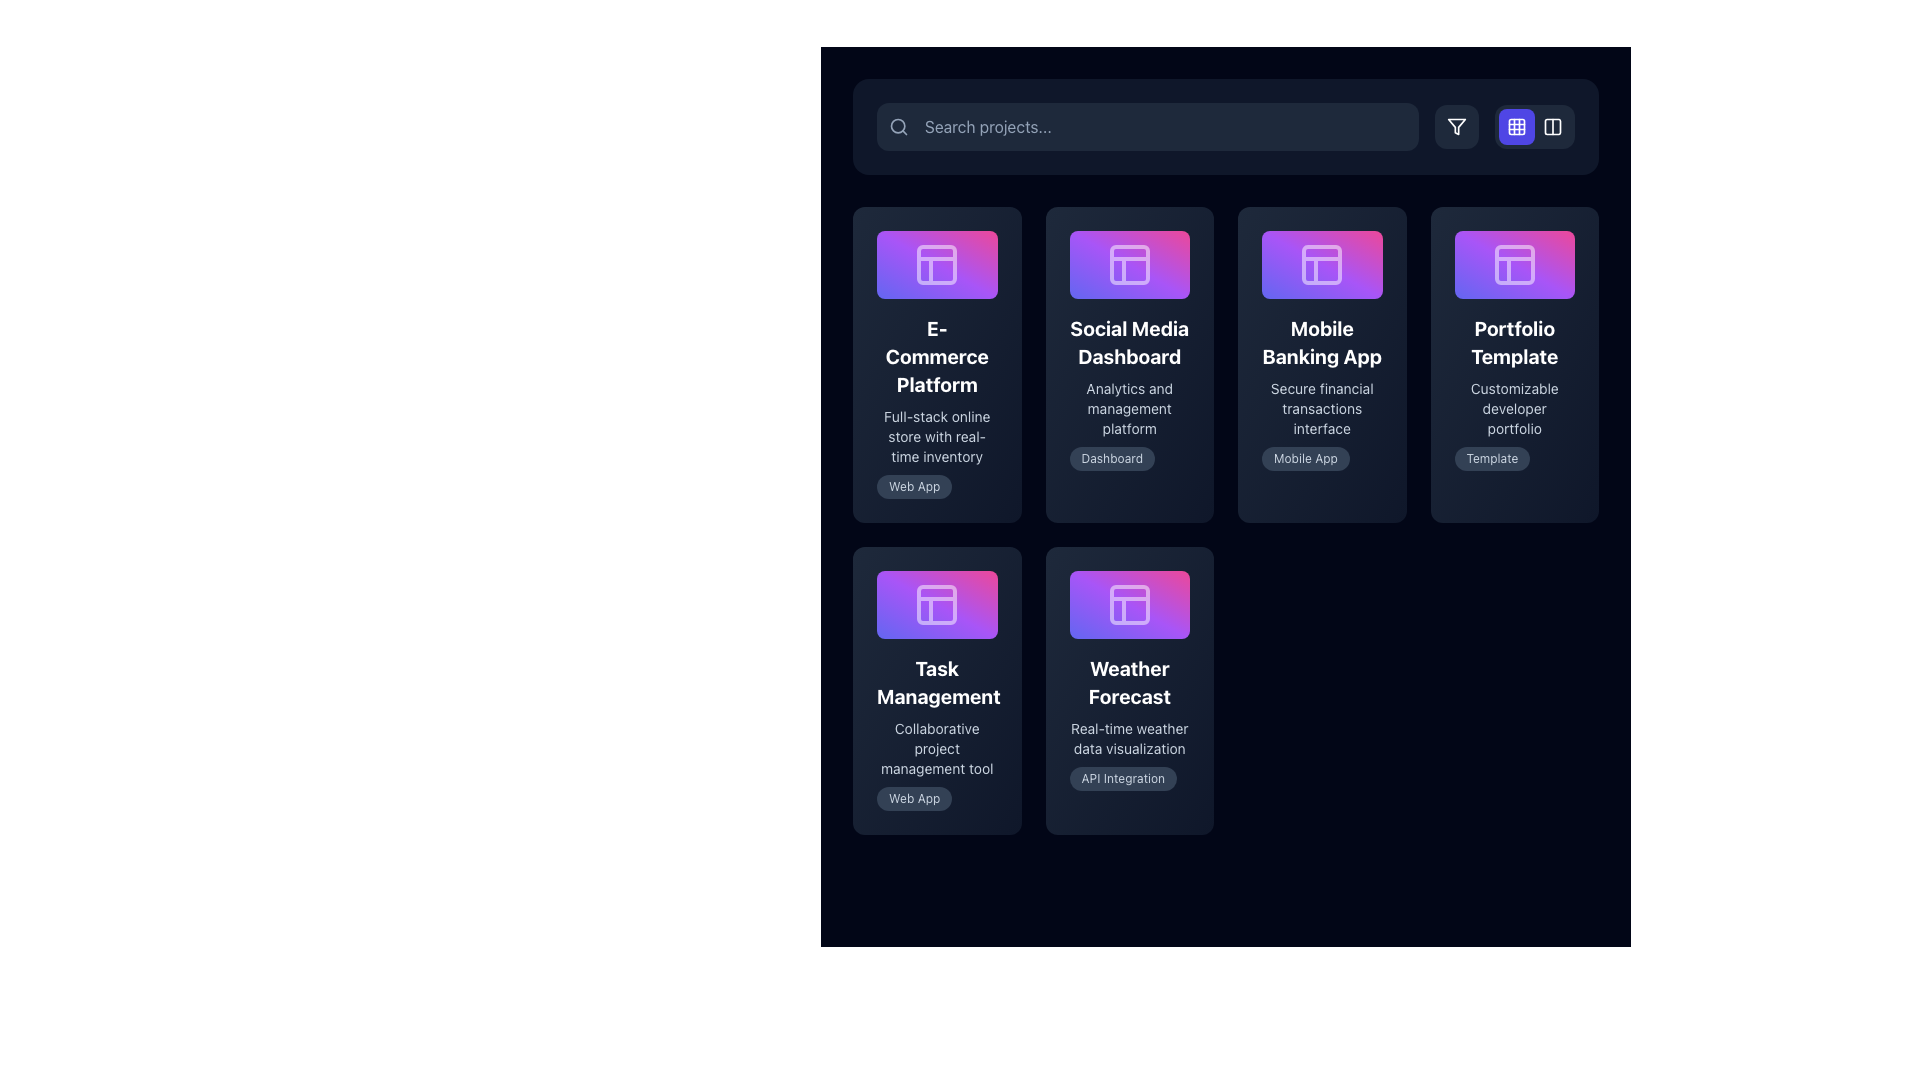  What do you see at coordinates (1514, 392) in the screenshot?
I see `the textual component displaying the title 'Portfolio Template', subtitle 'Customizable developer portfolio', and the grey tag labeled 'Template'` at bounding box center [1514, 392].